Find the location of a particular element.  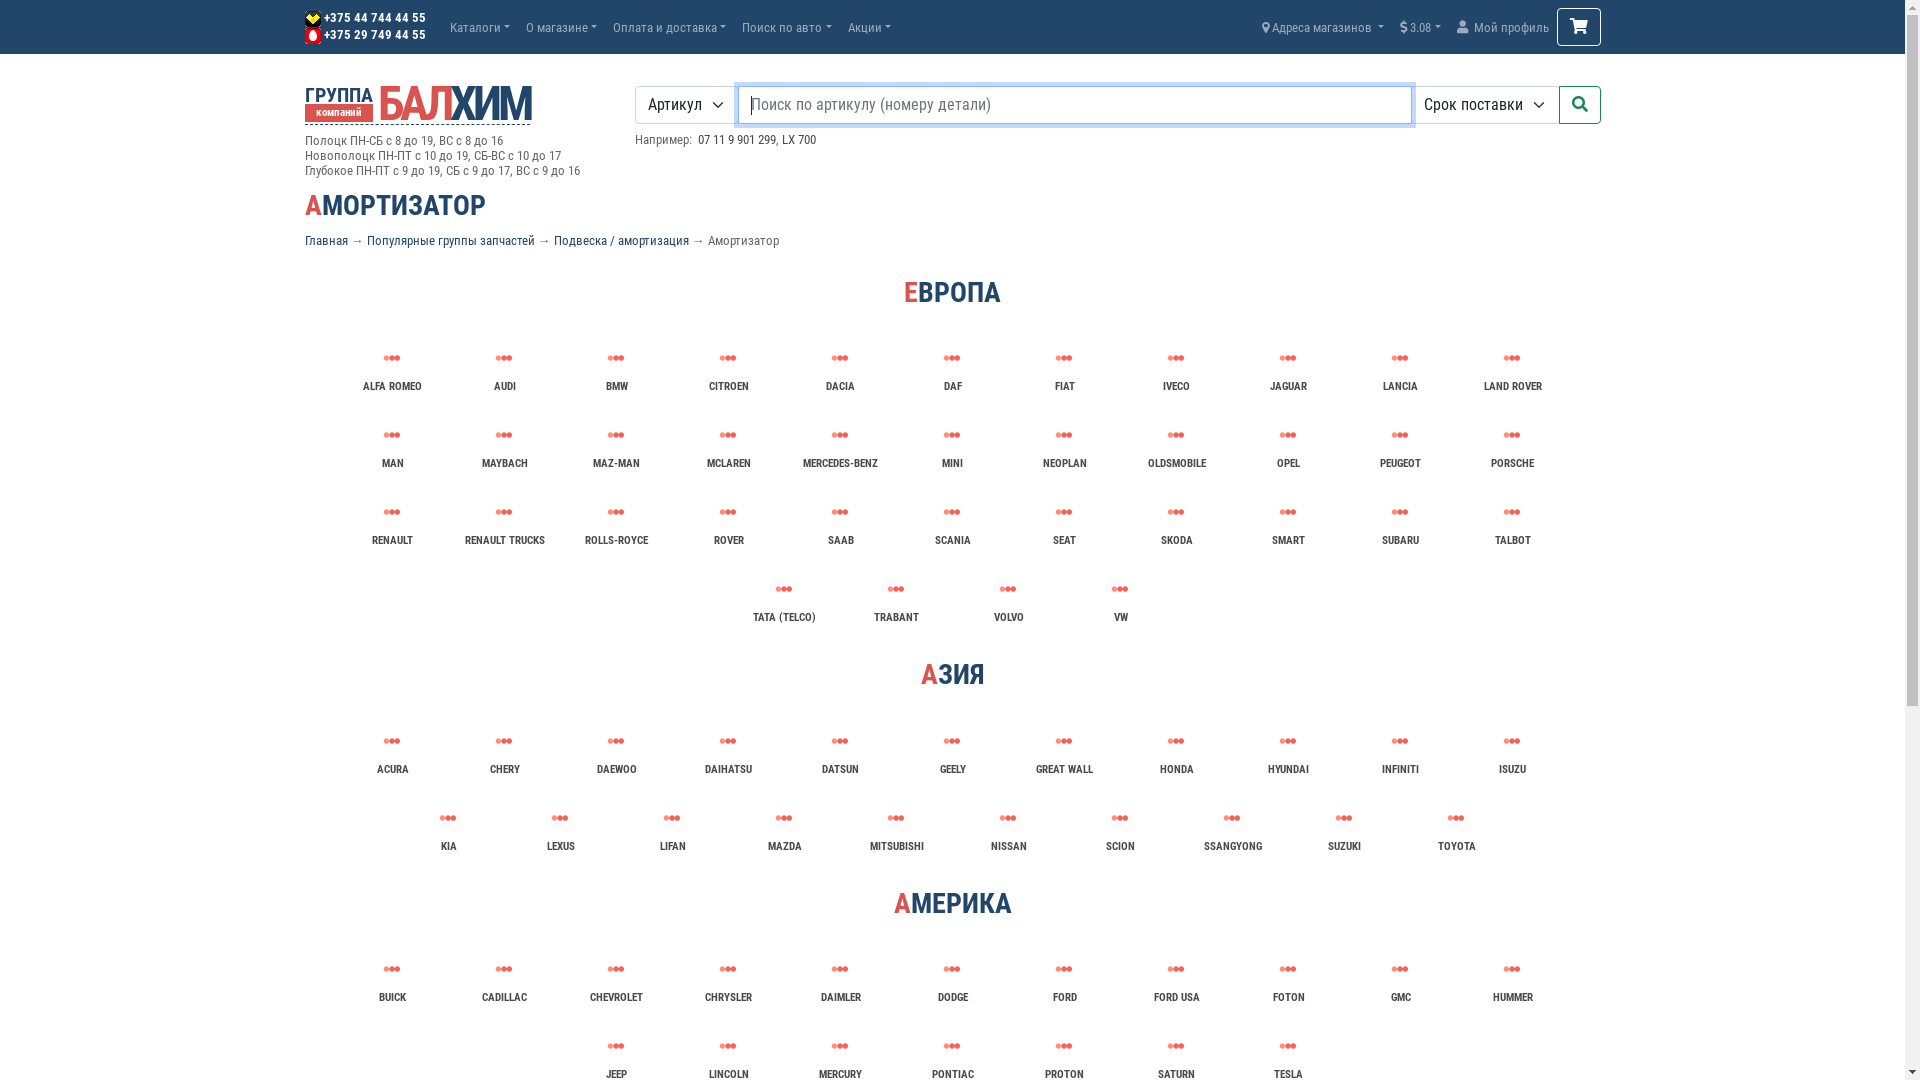

'CHERY' is located at coordinates (504, 740).